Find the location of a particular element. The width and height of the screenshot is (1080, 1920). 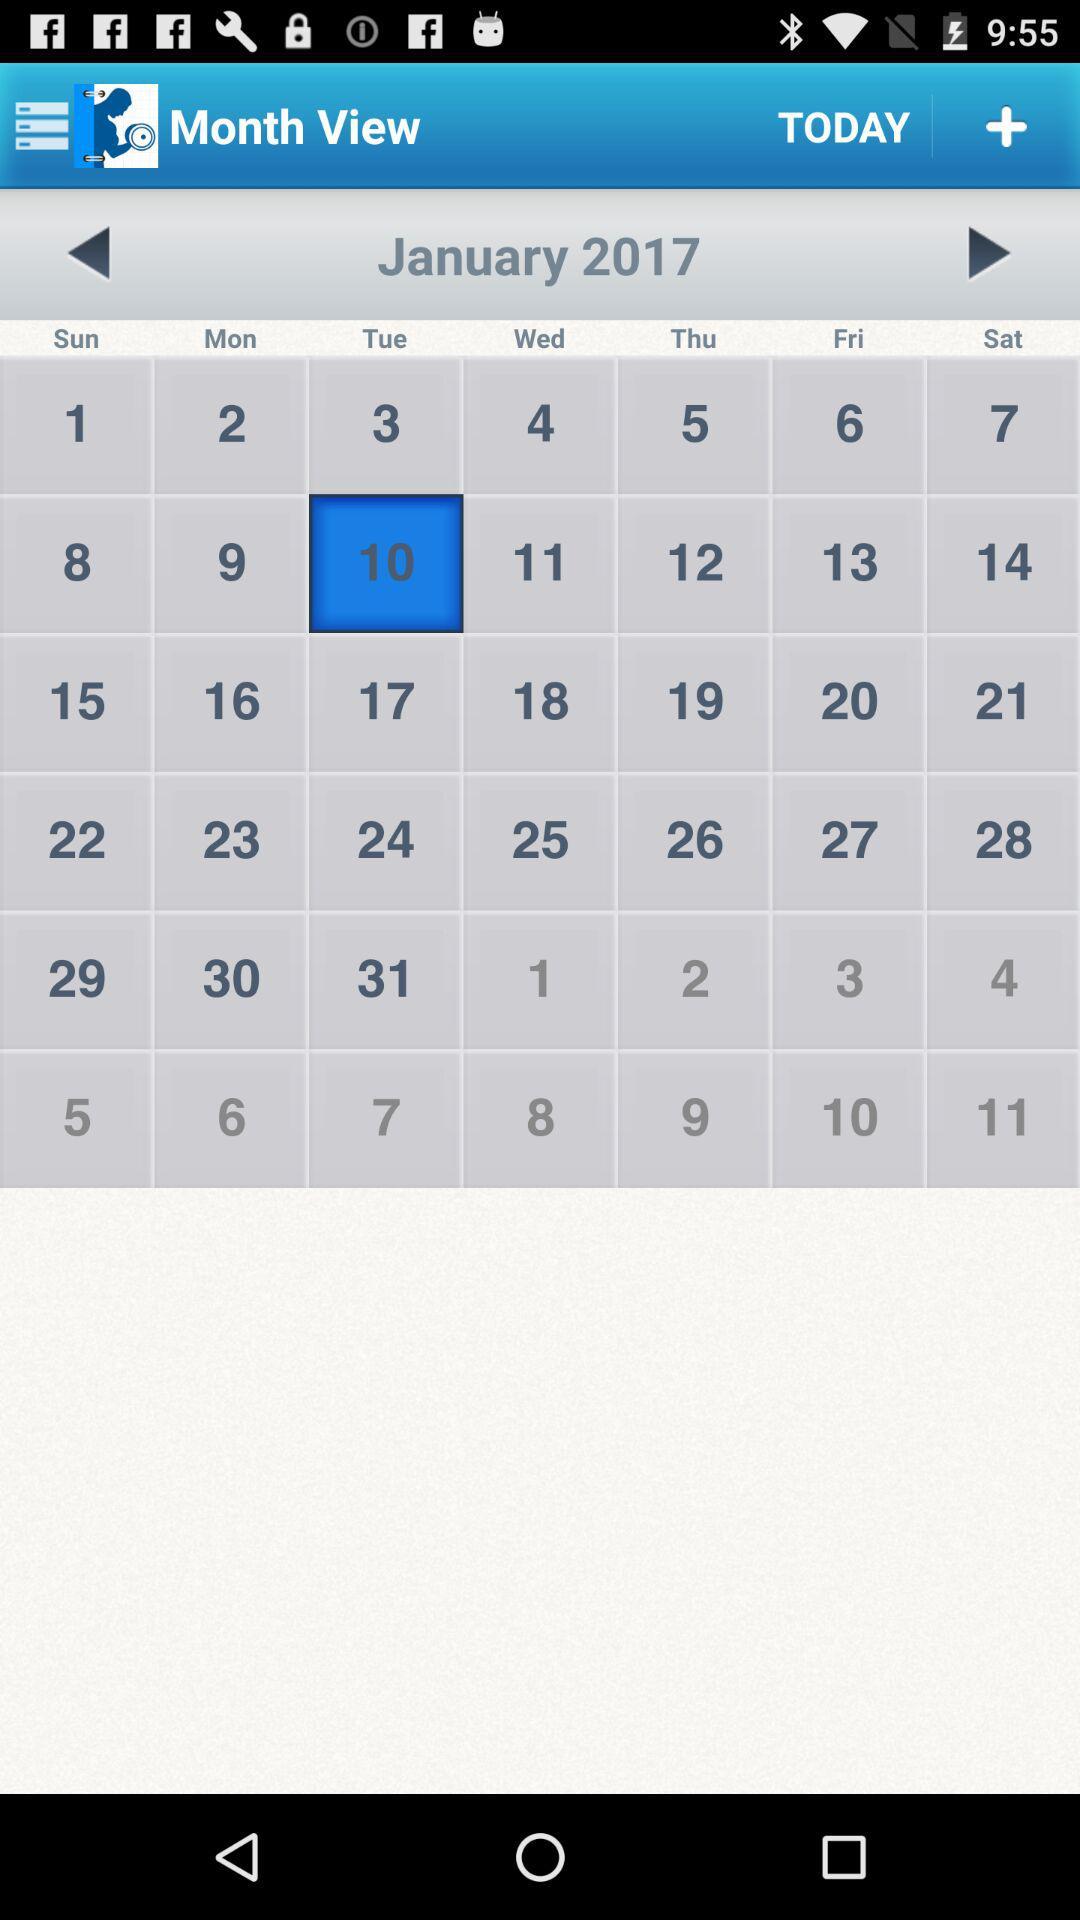

icon to the right of the month view icon is located at coordinates (844, 124).